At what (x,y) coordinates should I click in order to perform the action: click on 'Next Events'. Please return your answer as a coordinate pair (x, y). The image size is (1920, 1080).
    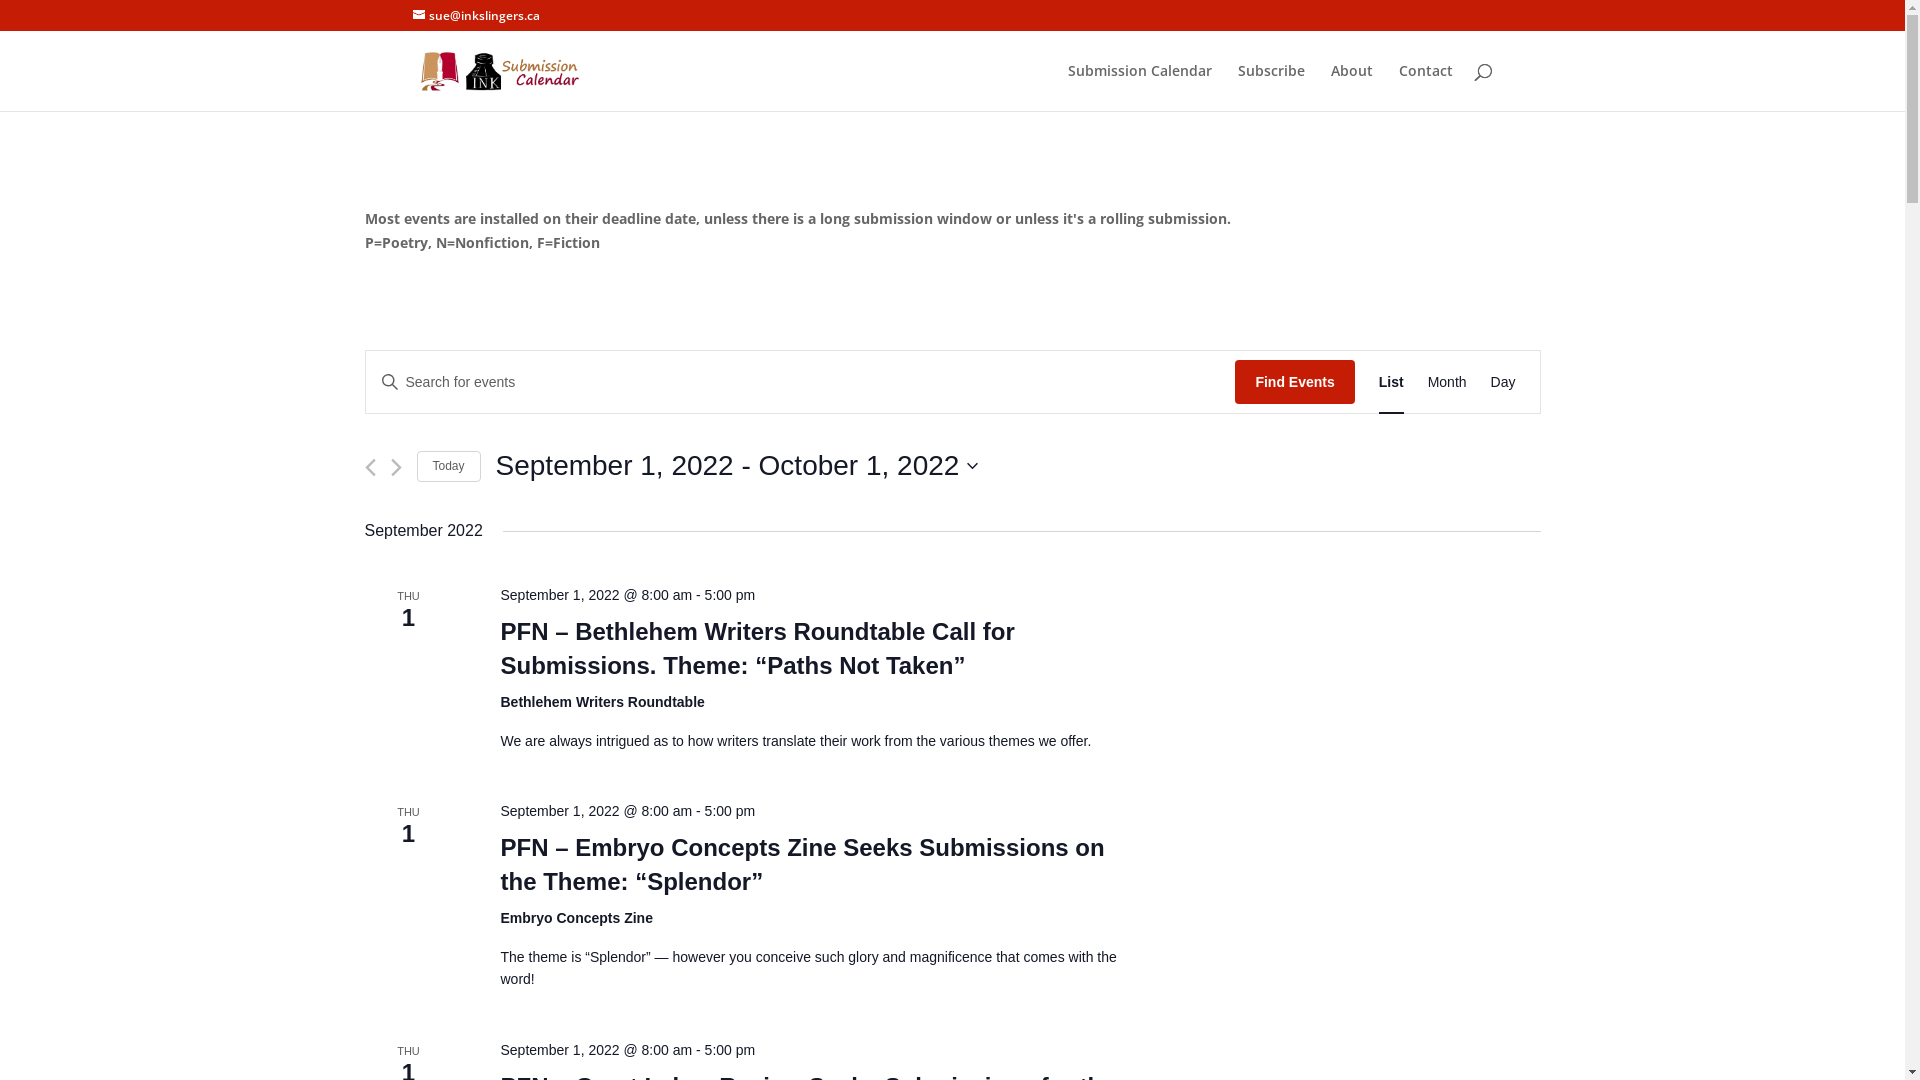
    Looking at the image, I should click on (395, 467).